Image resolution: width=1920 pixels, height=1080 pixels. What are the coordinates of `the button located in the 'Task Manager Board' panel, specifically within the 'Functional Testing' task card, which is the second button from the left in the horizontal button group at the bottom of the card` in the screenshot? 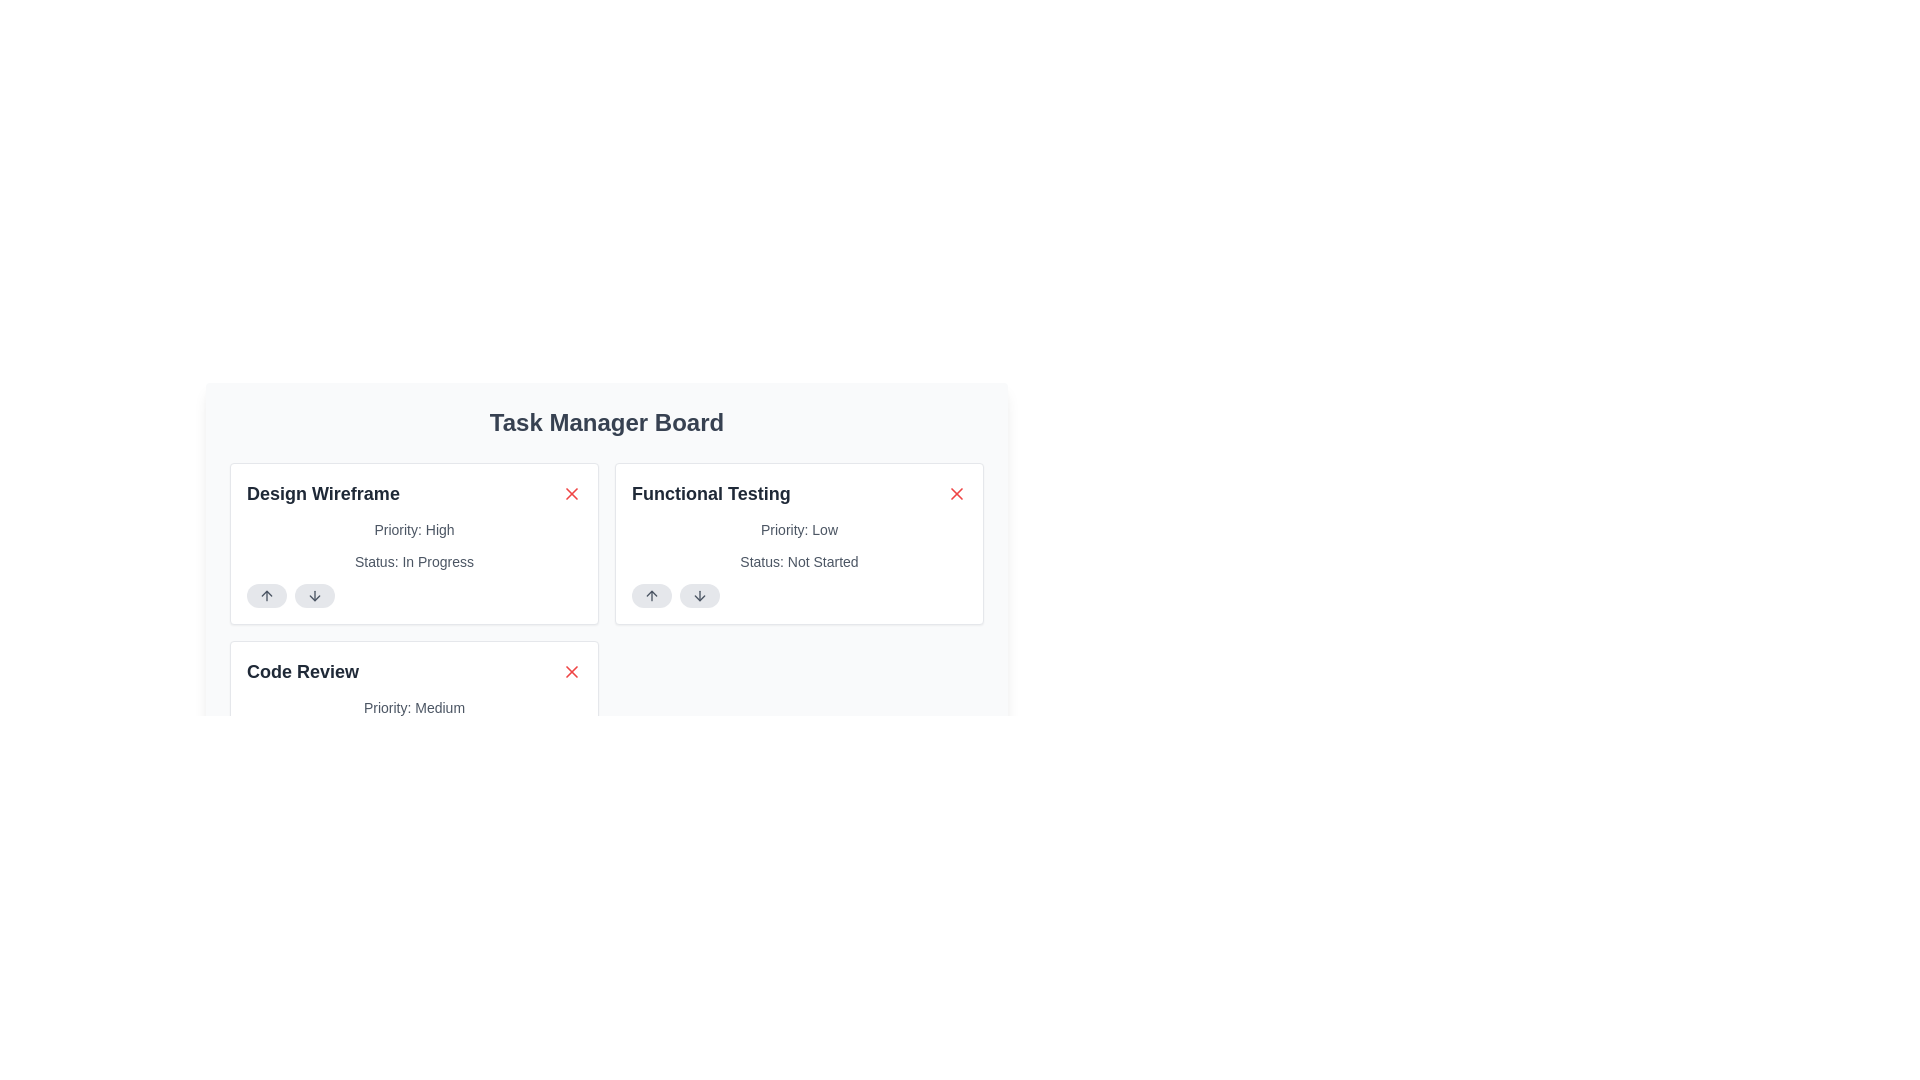 It's located at (700, 595).